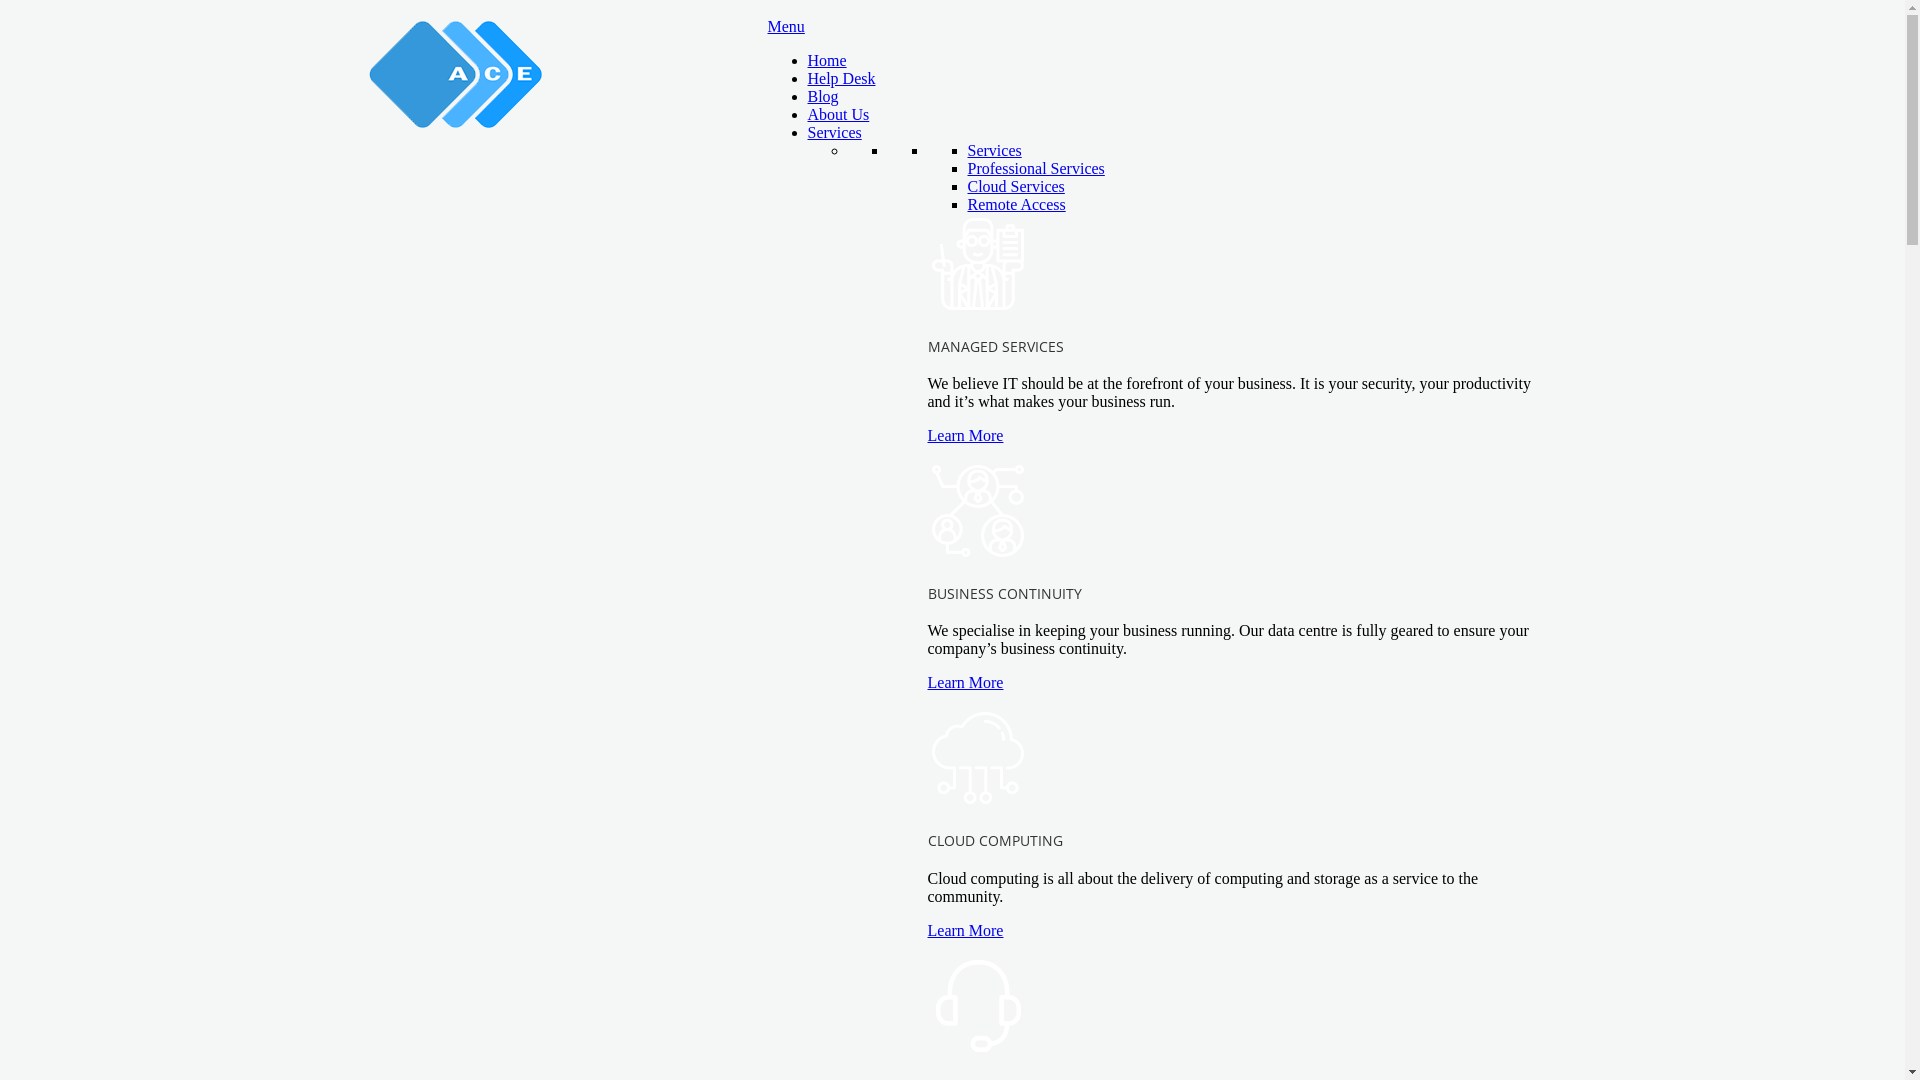  Describe the element at coordinates (785, 26) in the screenshot. I see `'Menu'` at that location.